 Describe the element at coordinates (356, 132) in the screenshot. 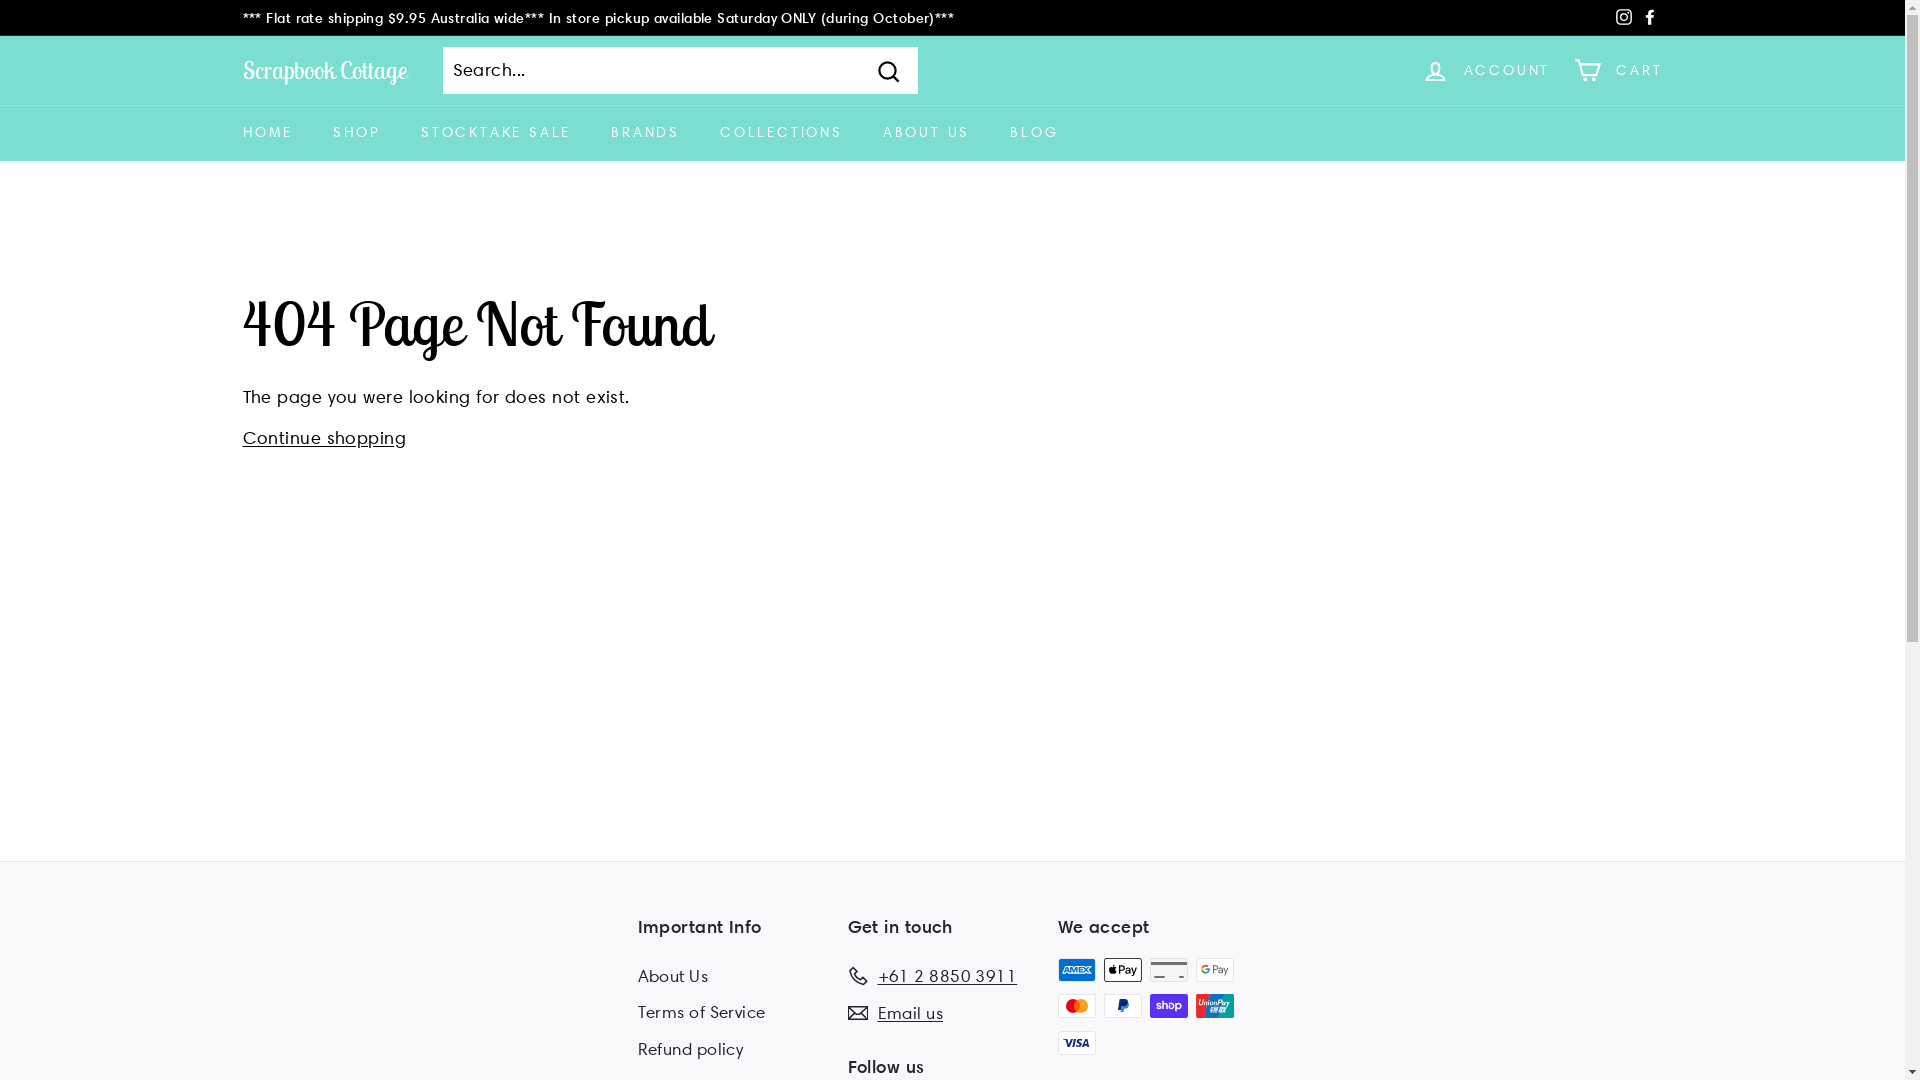

I see `'SHOP'` at that location.